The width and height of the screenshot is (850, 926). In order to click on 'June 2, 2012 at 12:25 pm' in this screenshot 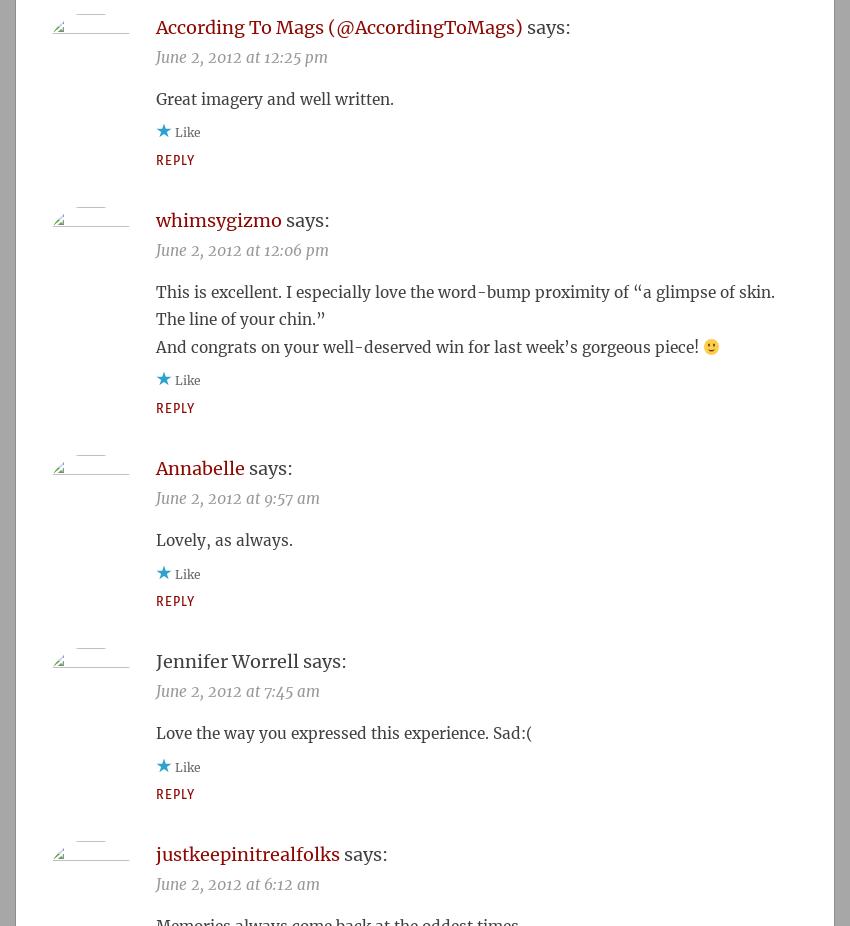, I will do `click(241, 55)`.